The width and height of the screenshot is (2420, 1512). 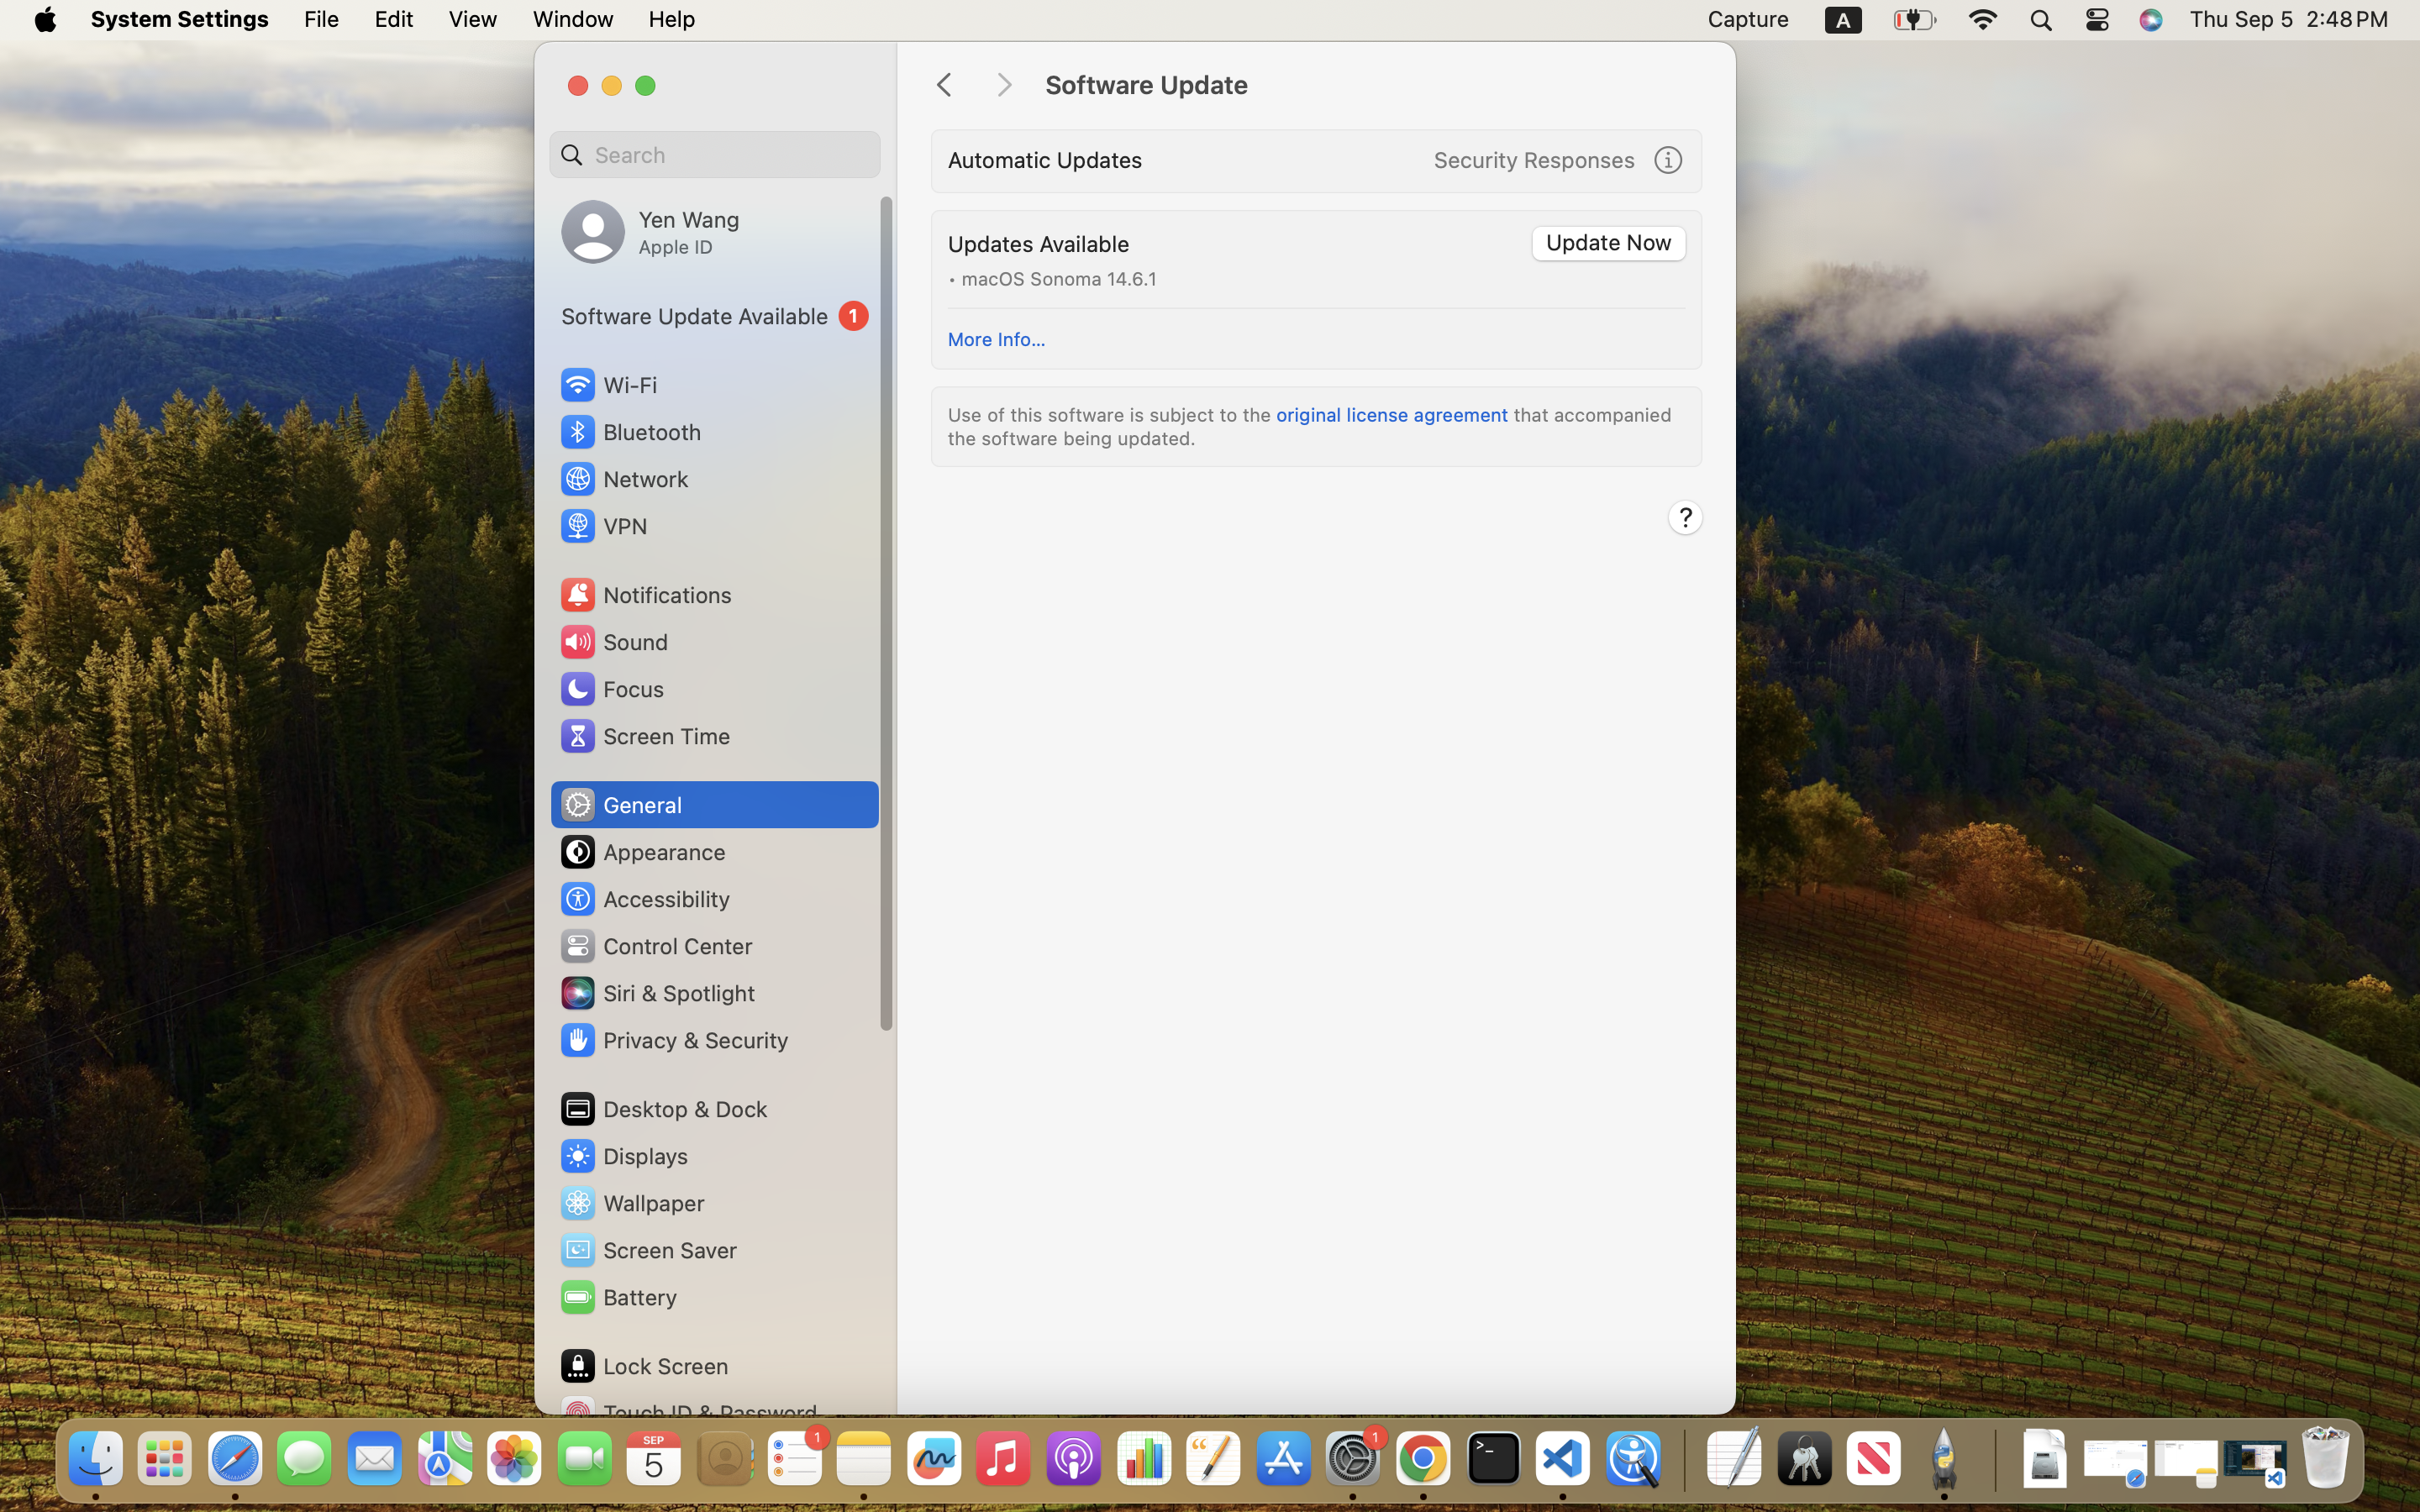 What do you see at coordinates (618, 803) in the screenshot?
I see `'General'` at bounding box center [618, 803].